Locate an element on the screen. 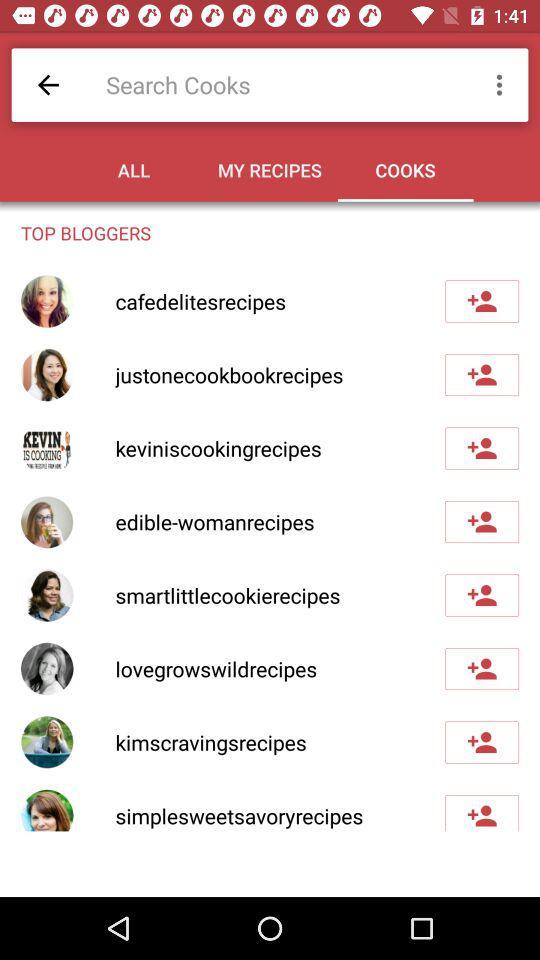 The image size is (540, 960). to friends is located at coordinates (481, 301).